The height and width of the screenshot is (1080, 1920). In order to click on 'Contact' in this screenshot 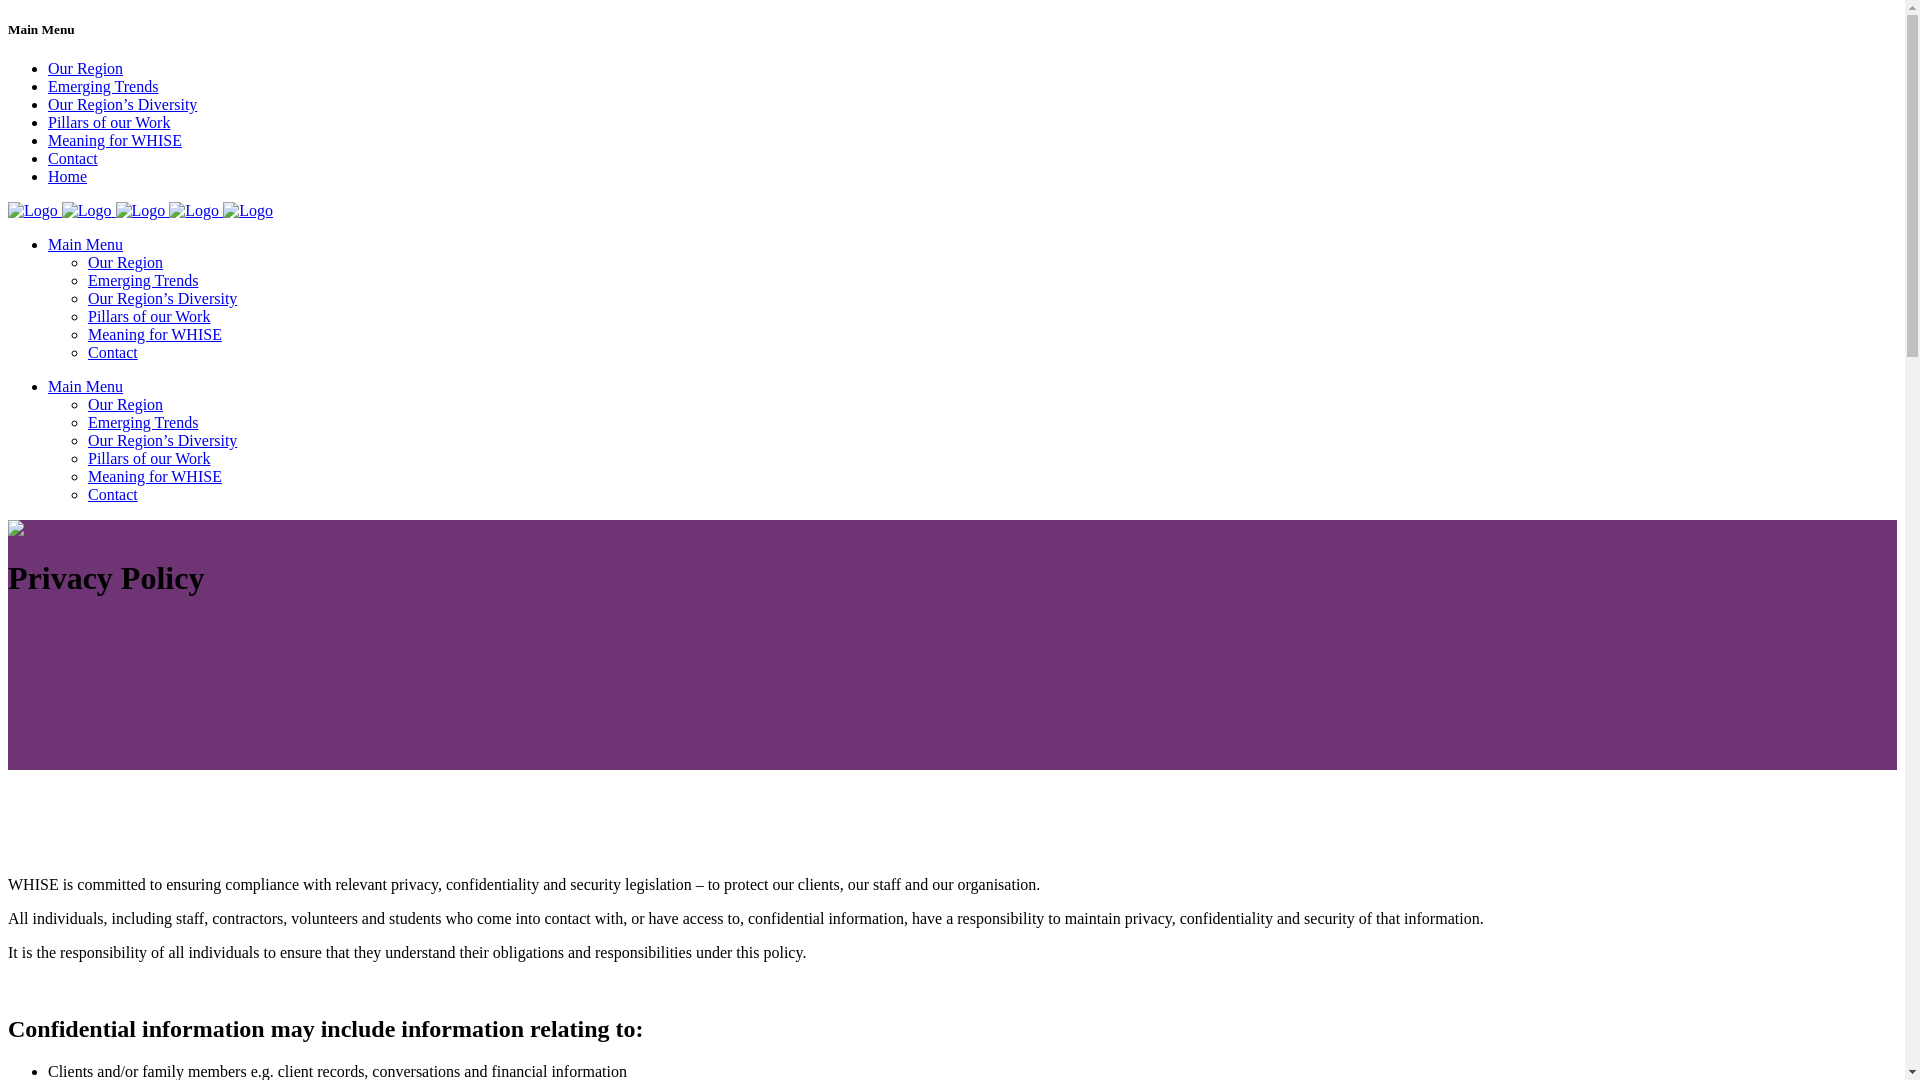, I will do `click(72, 157)`.